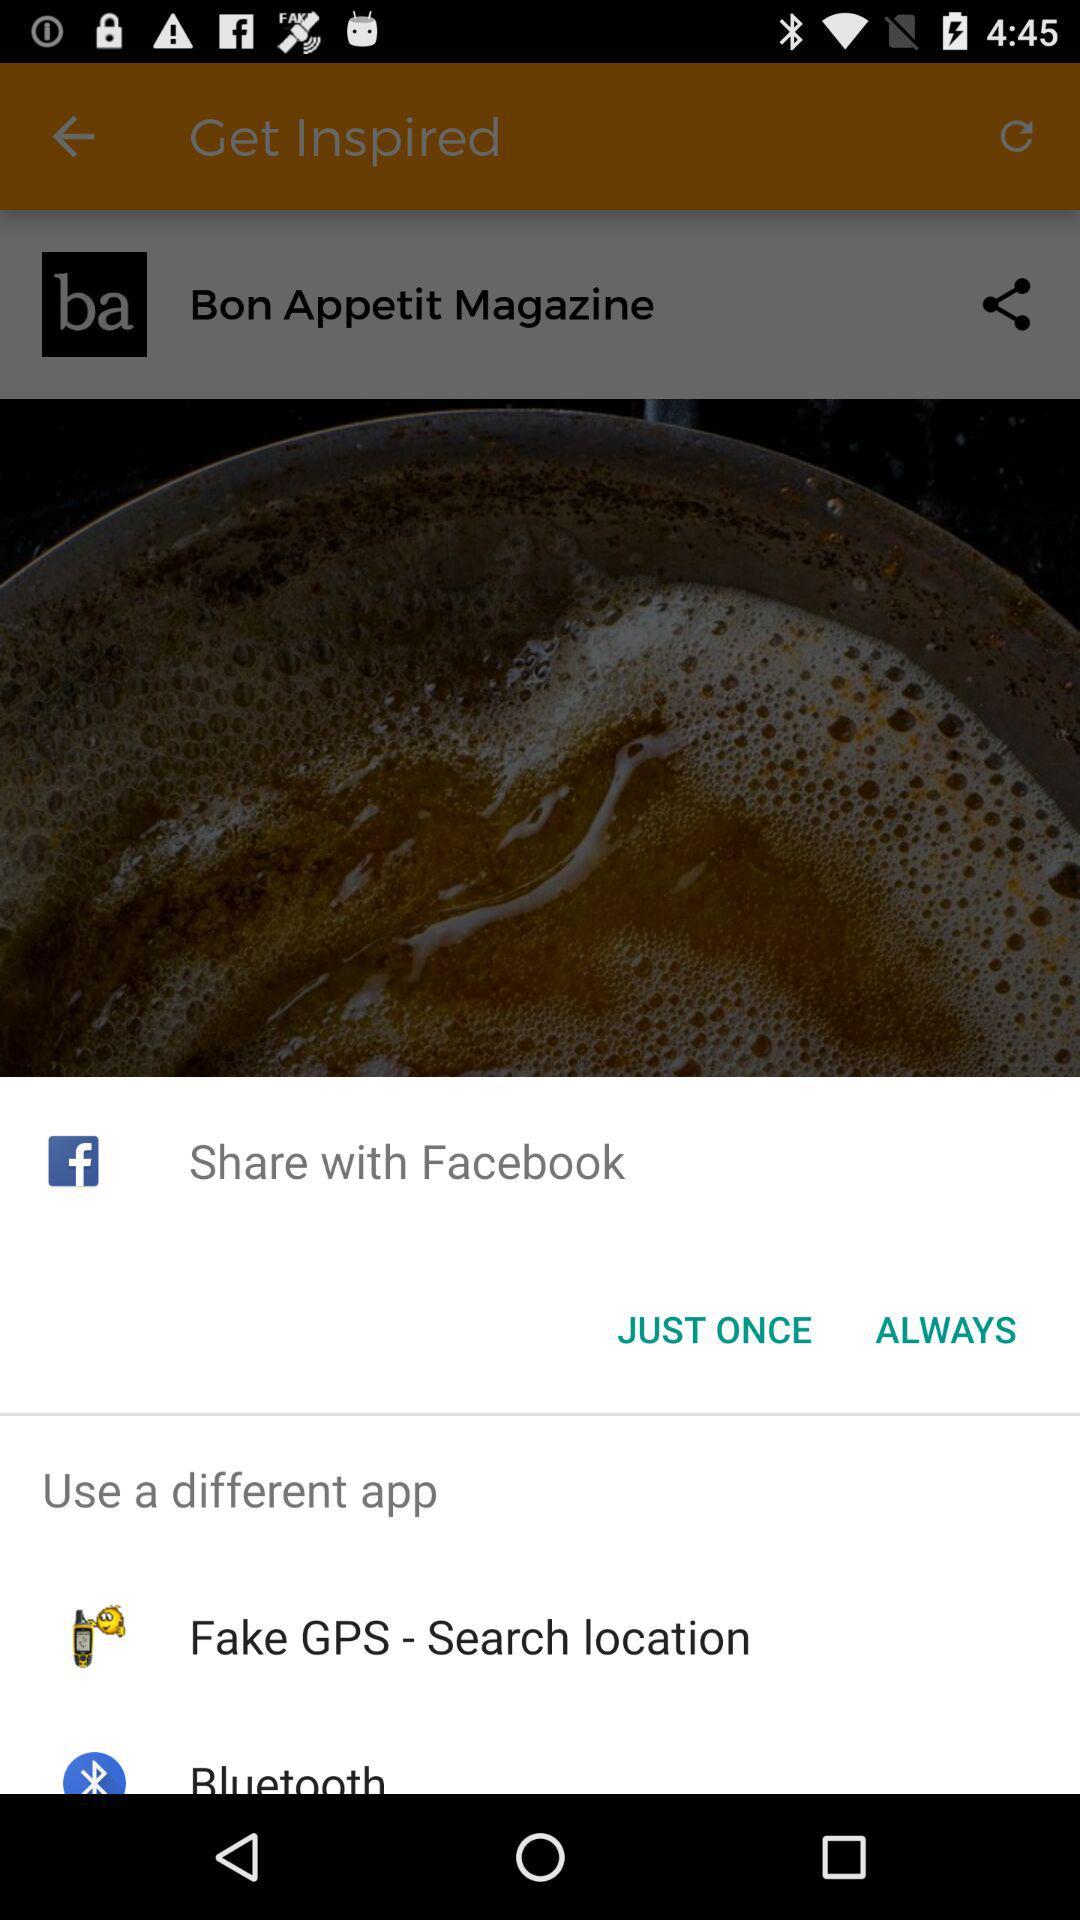 Image resolution: width=1080 pixels, height=1920 pixels. I want to click on the icon below the share with facebook app, so click(945, 1329).